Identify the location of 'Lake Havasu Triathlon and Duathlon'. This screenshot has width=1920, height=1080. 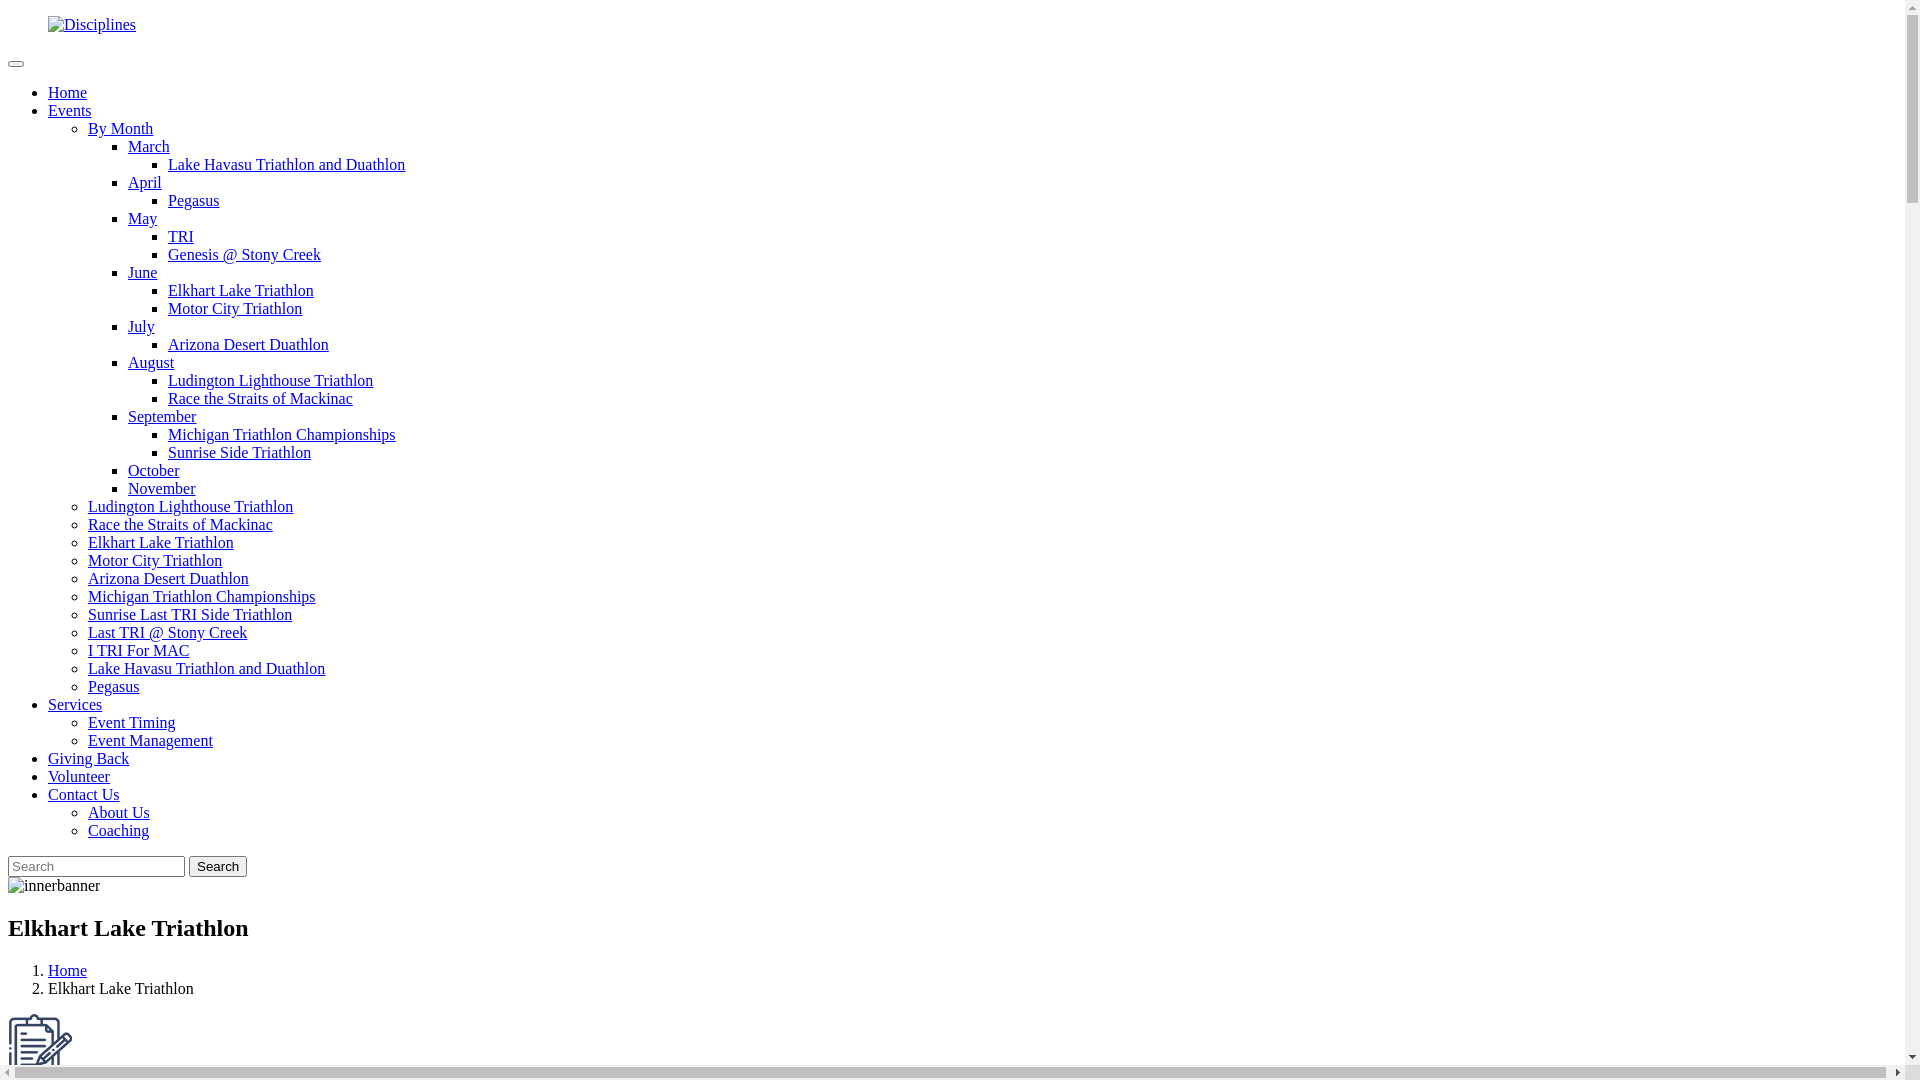
(86, 668).